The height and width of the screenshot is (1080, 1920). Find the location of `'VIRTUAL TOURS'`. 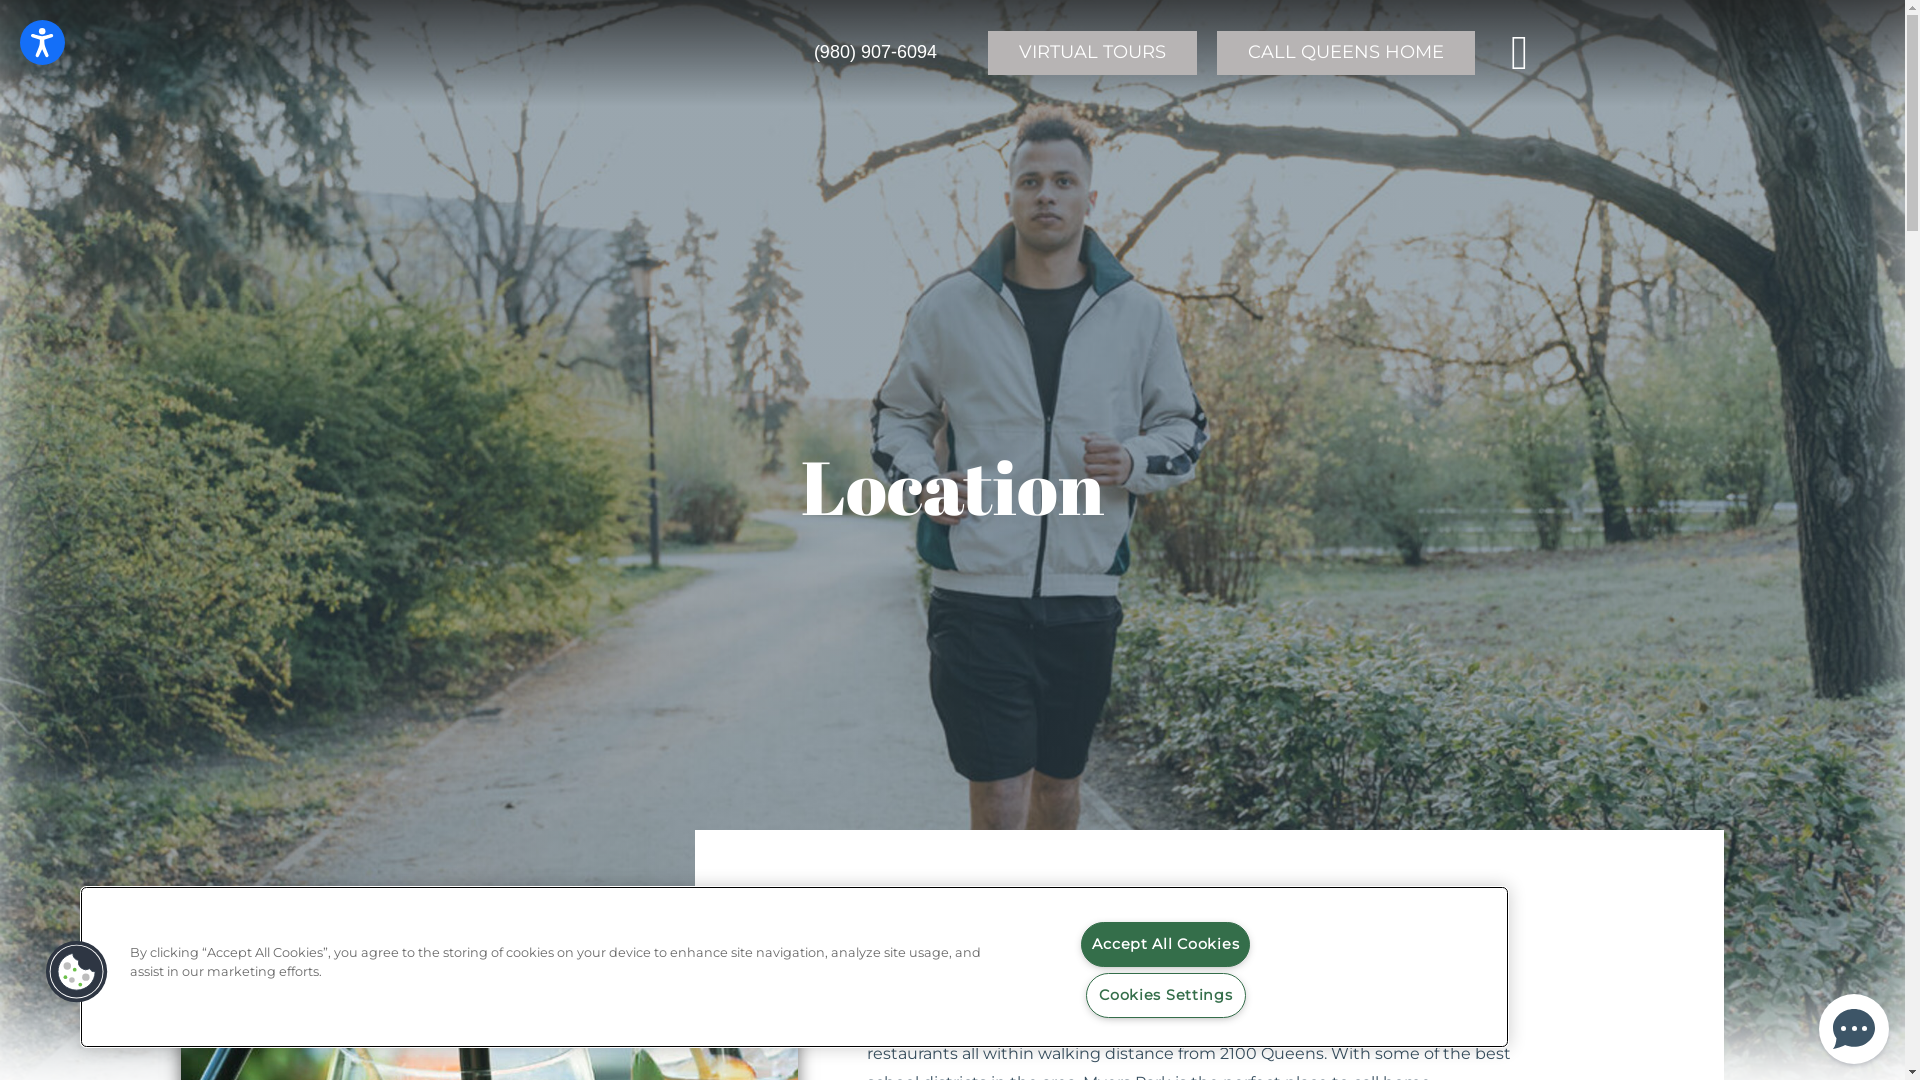

'VIRTUAL TOURS' is located at coordinates (988, 52).